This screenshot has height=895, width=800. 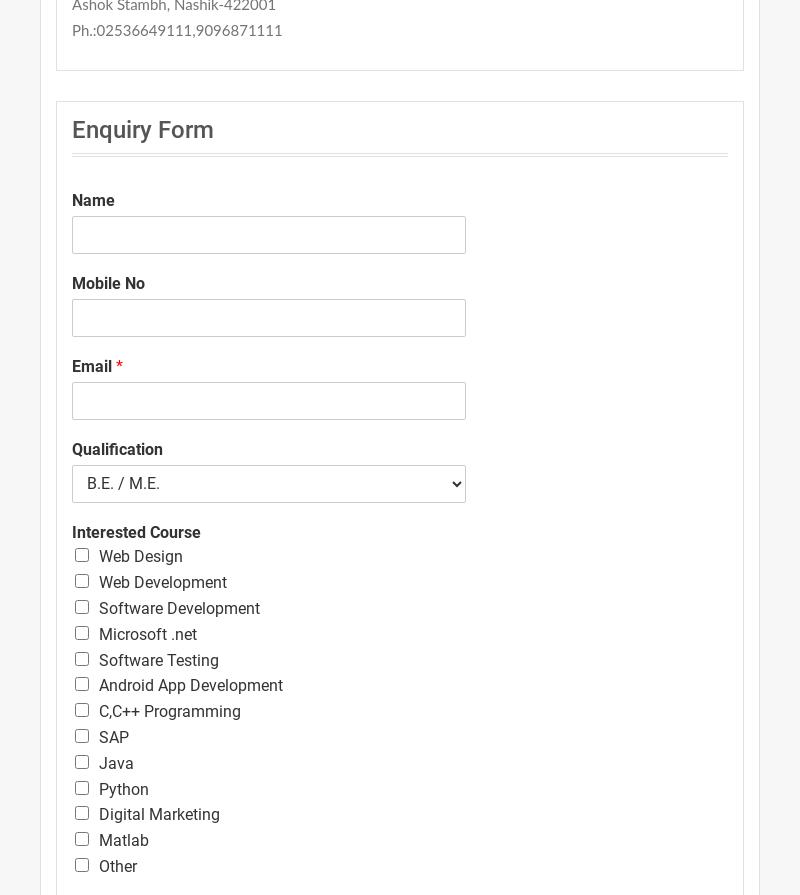 What do you see at coordinates (72, 200) in the screenshot?
I see `'Name'` at bounding box center [72, 200].